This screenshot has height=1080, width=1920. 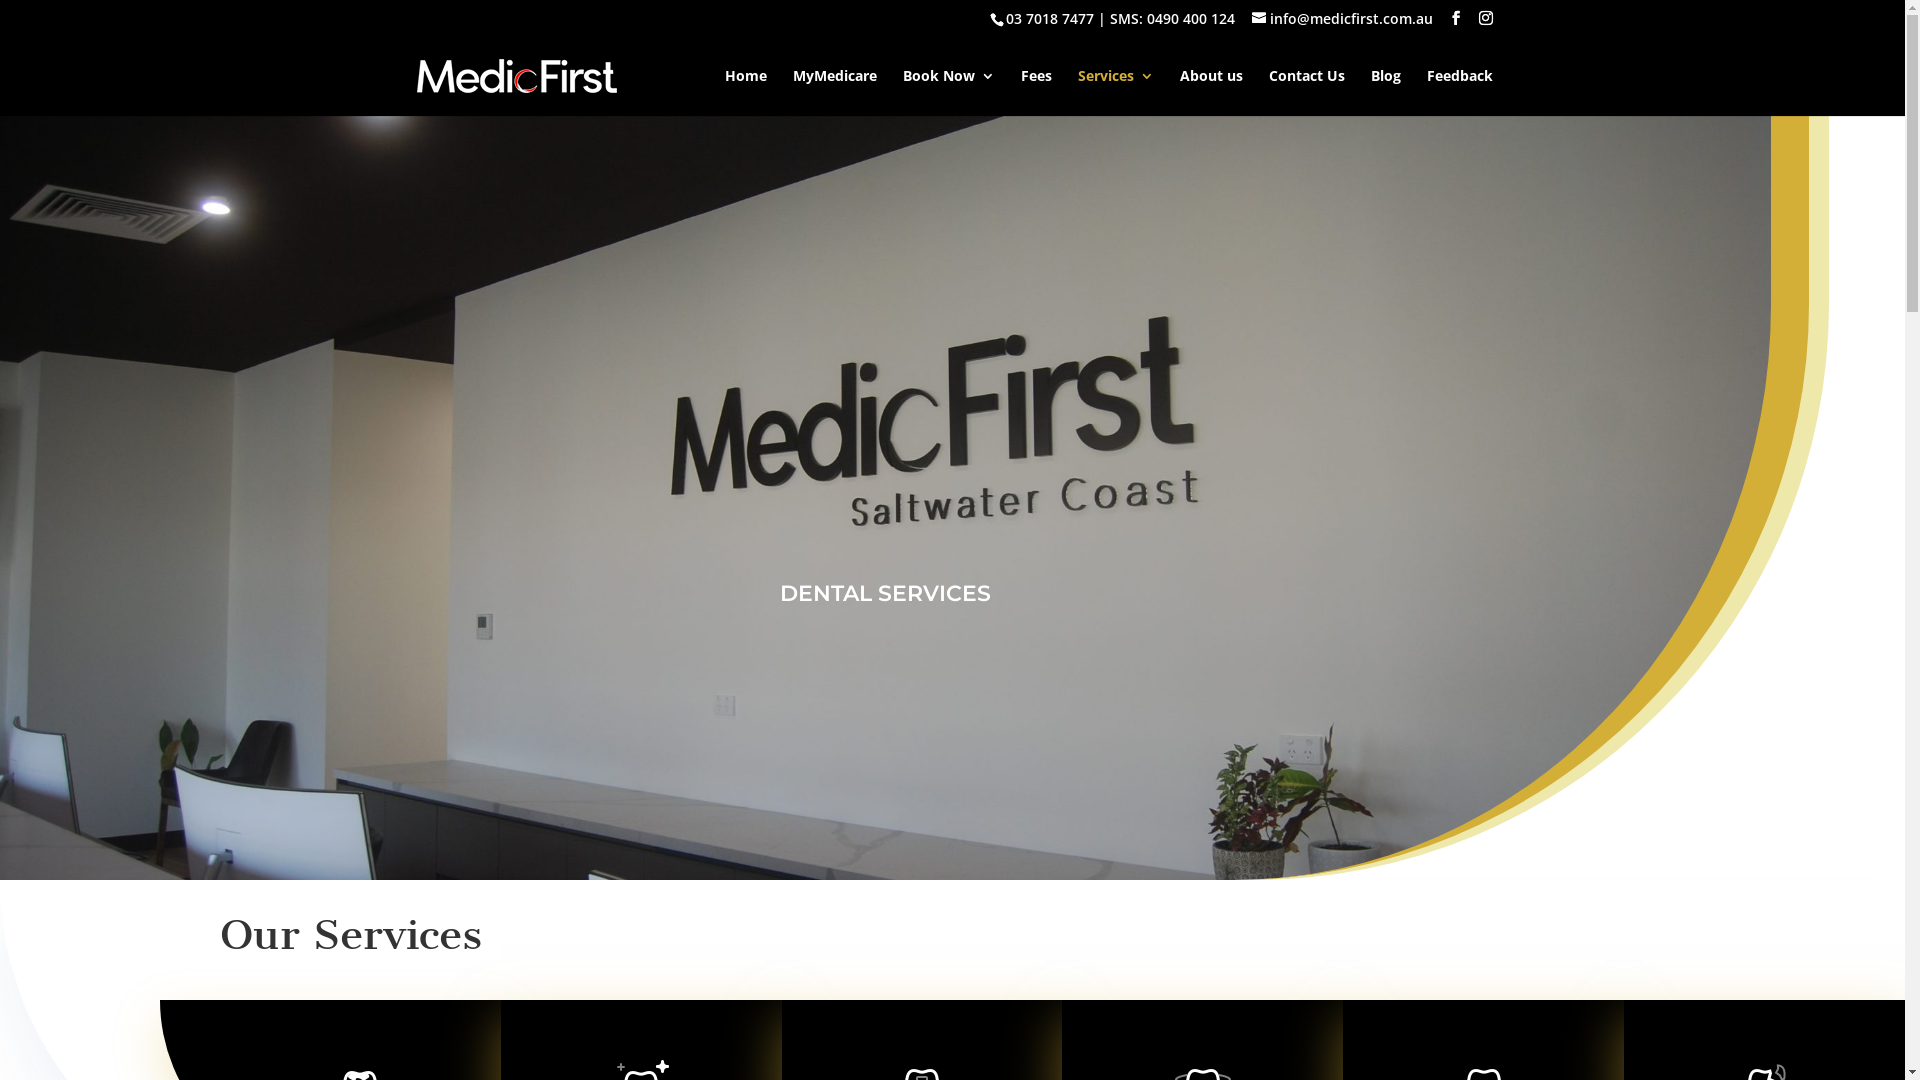 I want to click on 'Services', so click(x=1115, y=92).